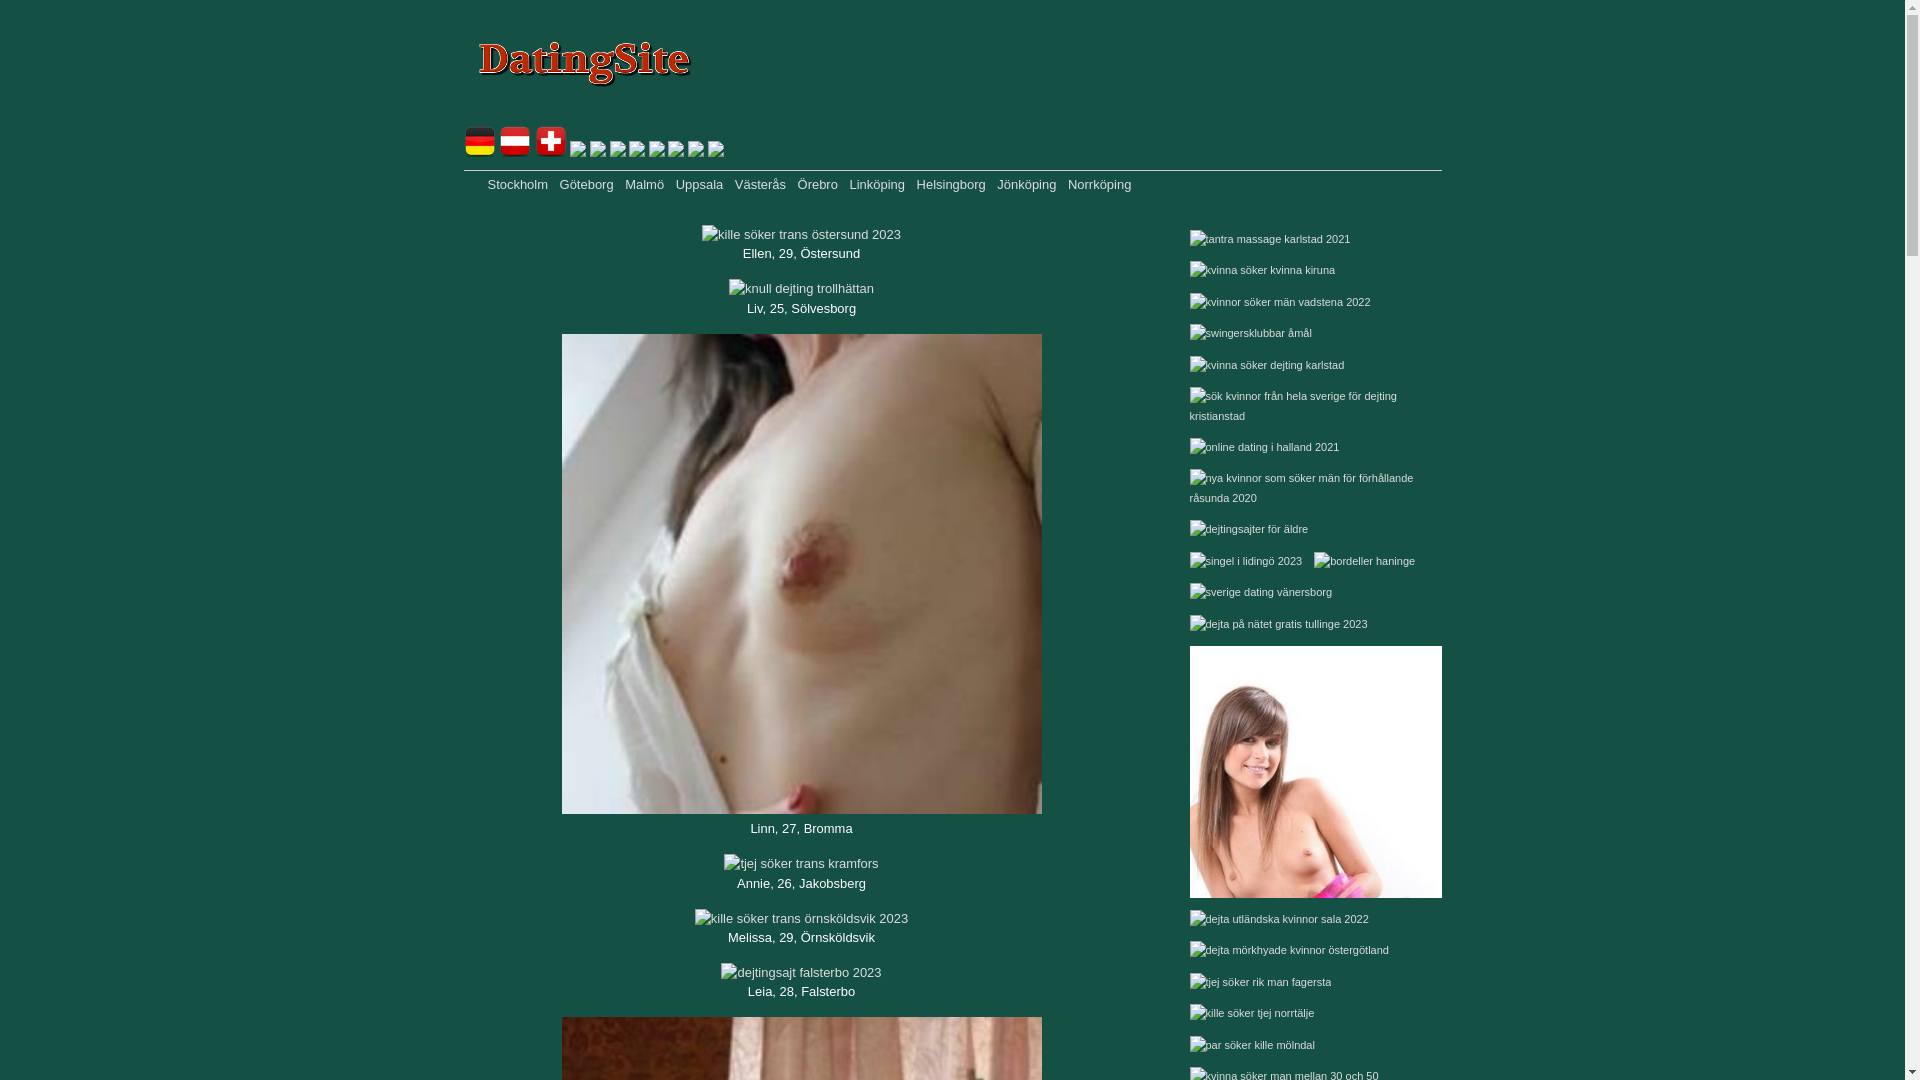 The height and width of the screenshot is (1080, 1920). I want to click on 'CH', so click(551, 151).